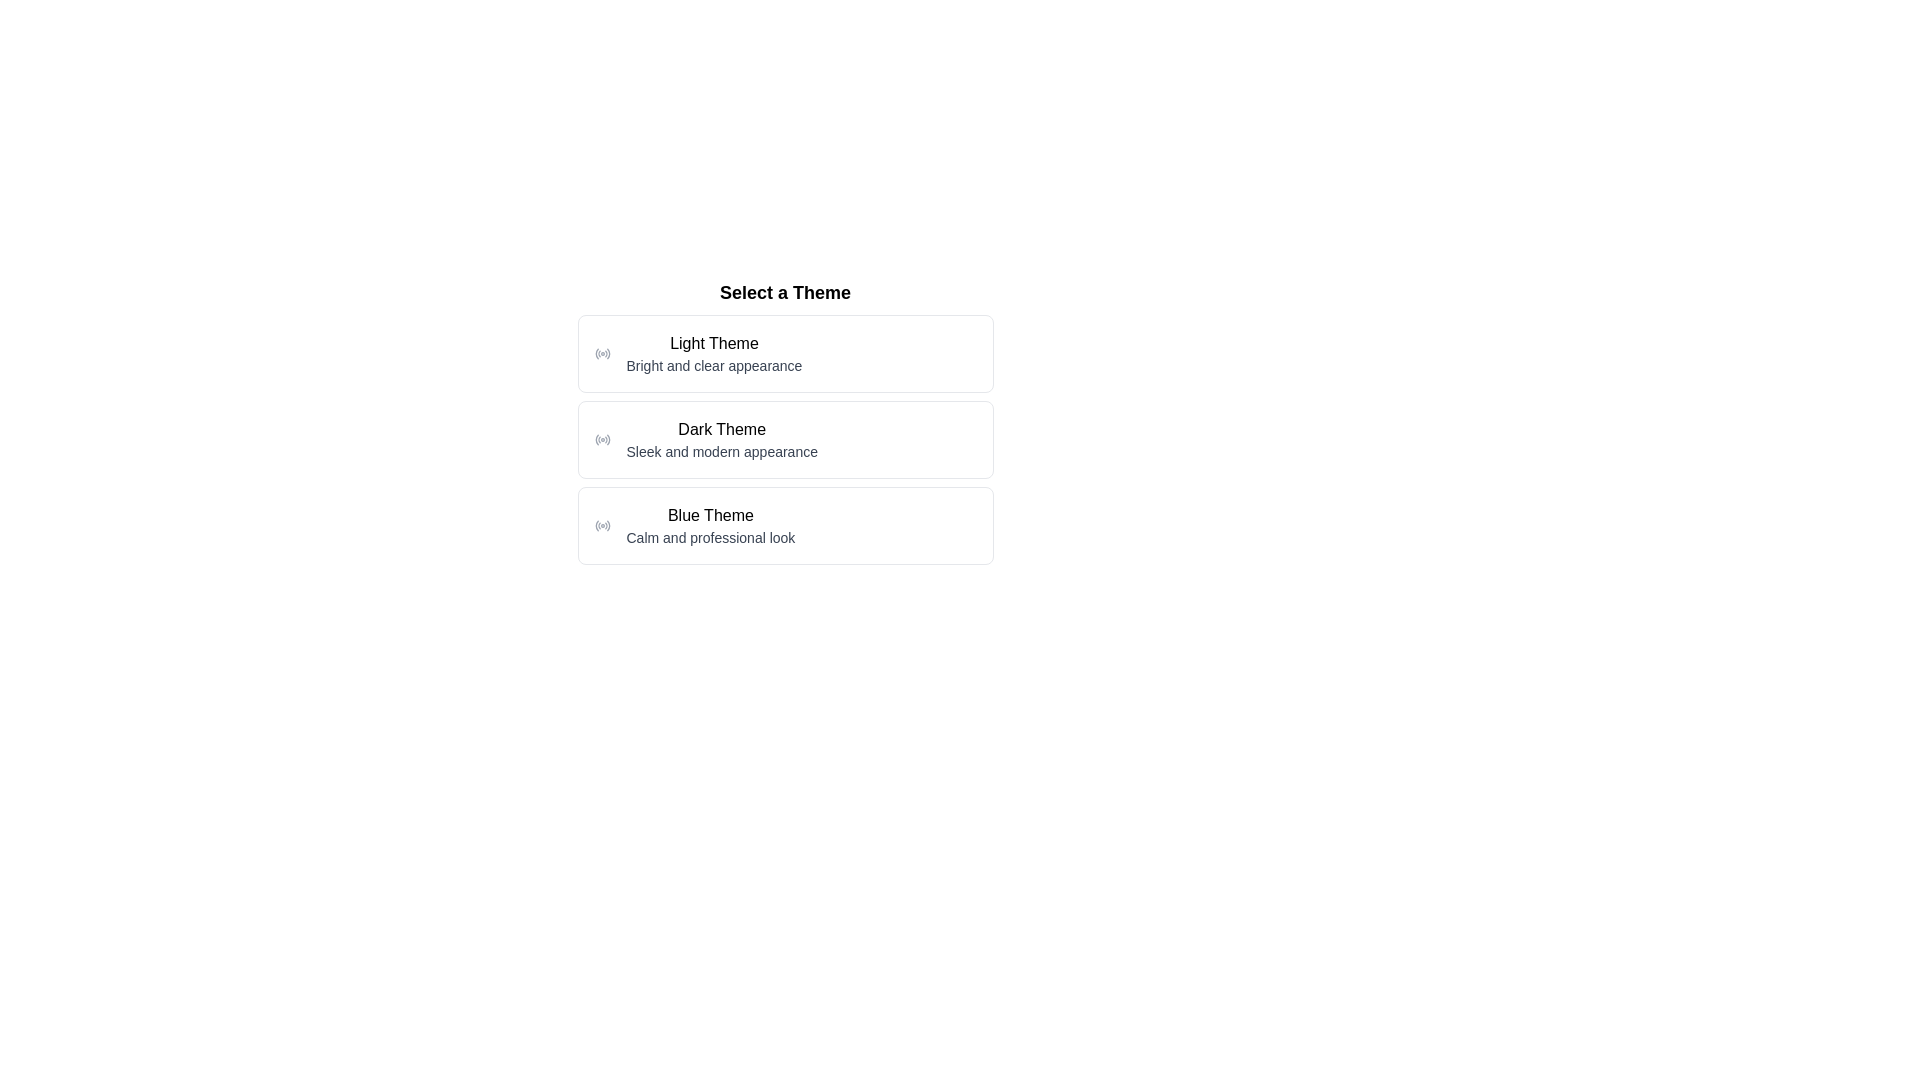 Image resolution: width=1920 pixels, height=1080 pixels. Describe the element at coordinates (784, 438) in the screenshot. I see `the 'Dark Theme' selectable option, which is the second option in the list of theme choices` at that location.